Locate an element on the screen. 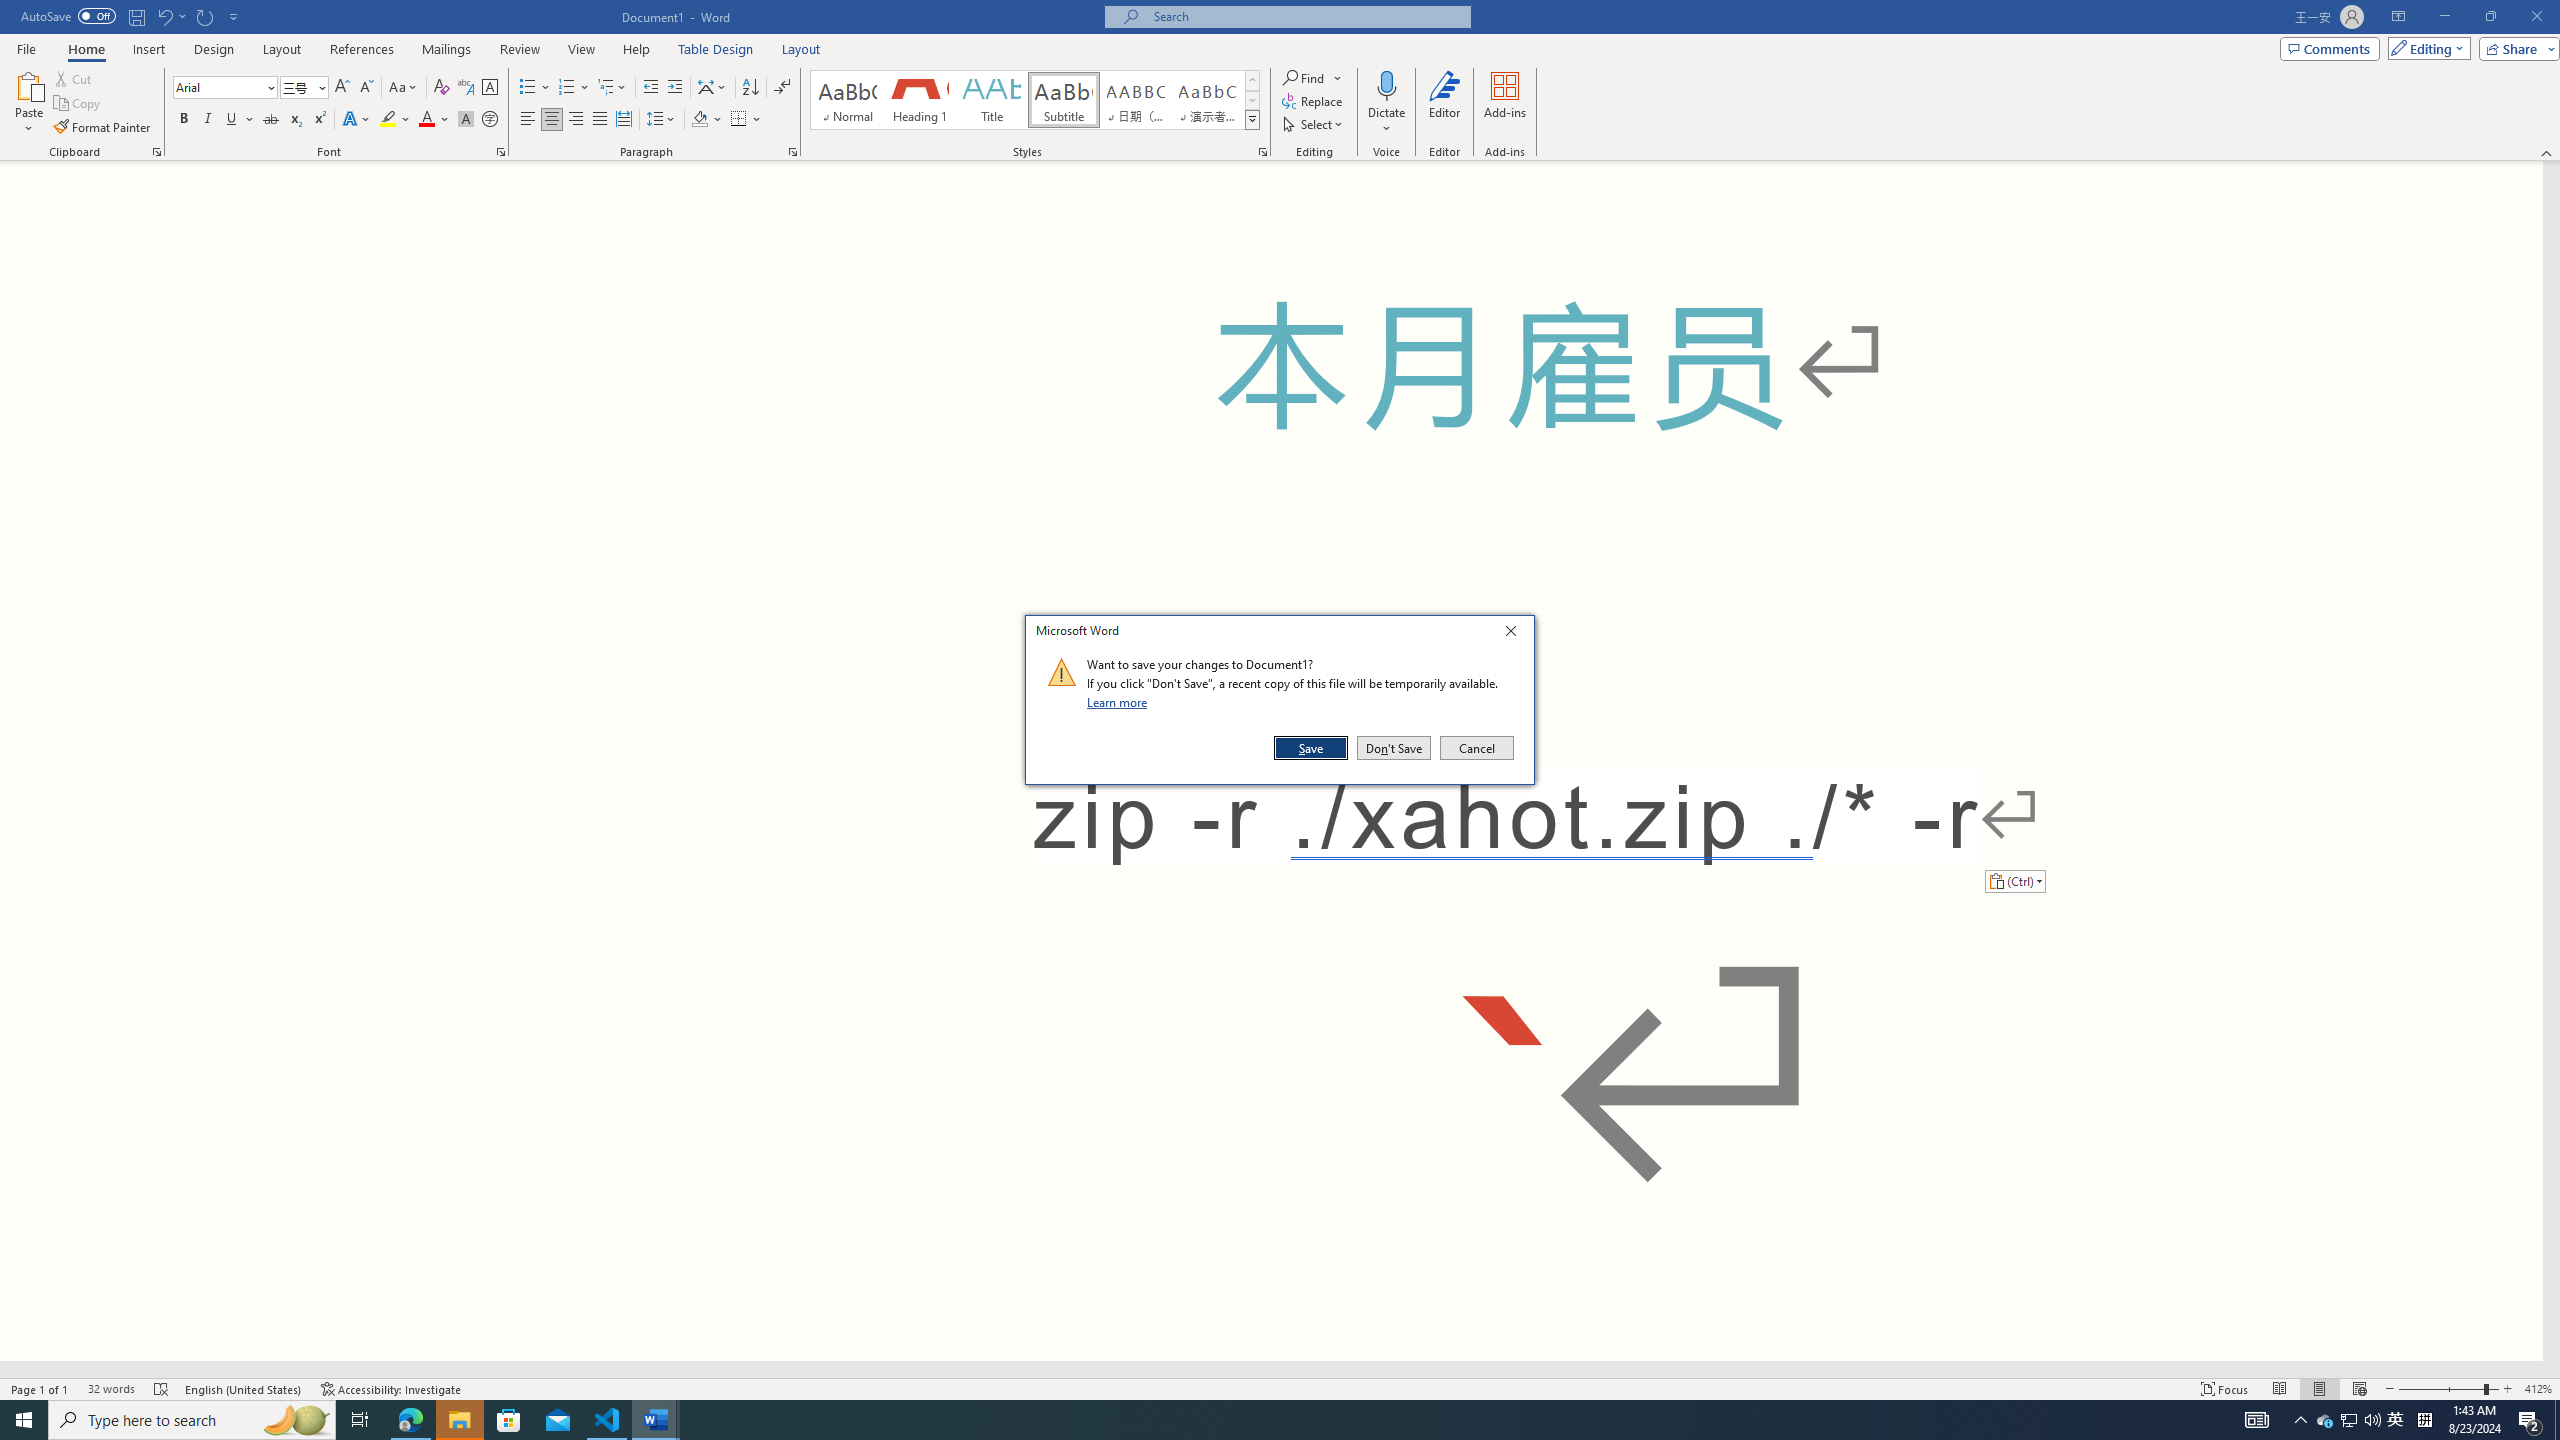  'Enclose Characters...' is located at coordinates (489, 118).